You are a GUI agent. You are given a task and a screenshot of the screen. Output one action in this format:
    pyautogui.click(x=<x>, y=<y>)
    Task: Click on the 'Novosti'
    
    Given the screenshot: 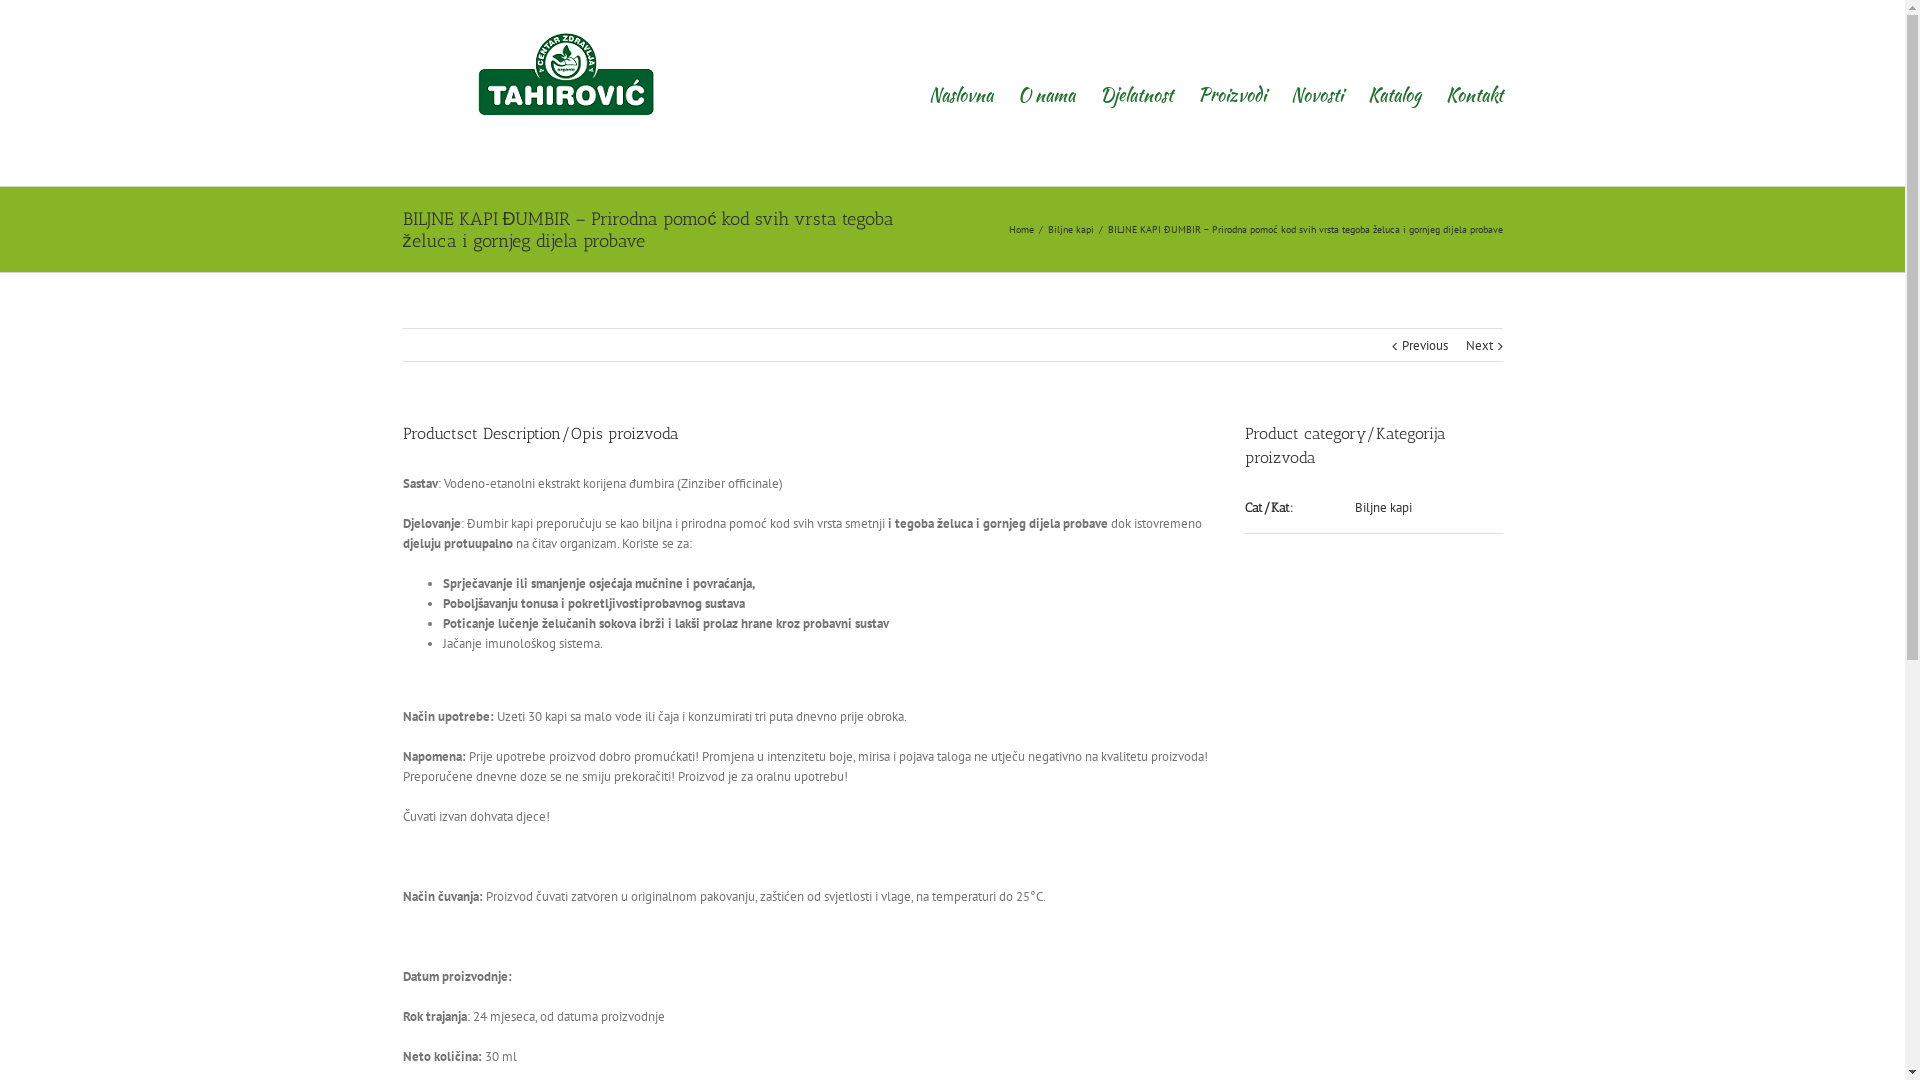 What is the action you would take?
    pyautogui.click(x=1290, y=92)
    